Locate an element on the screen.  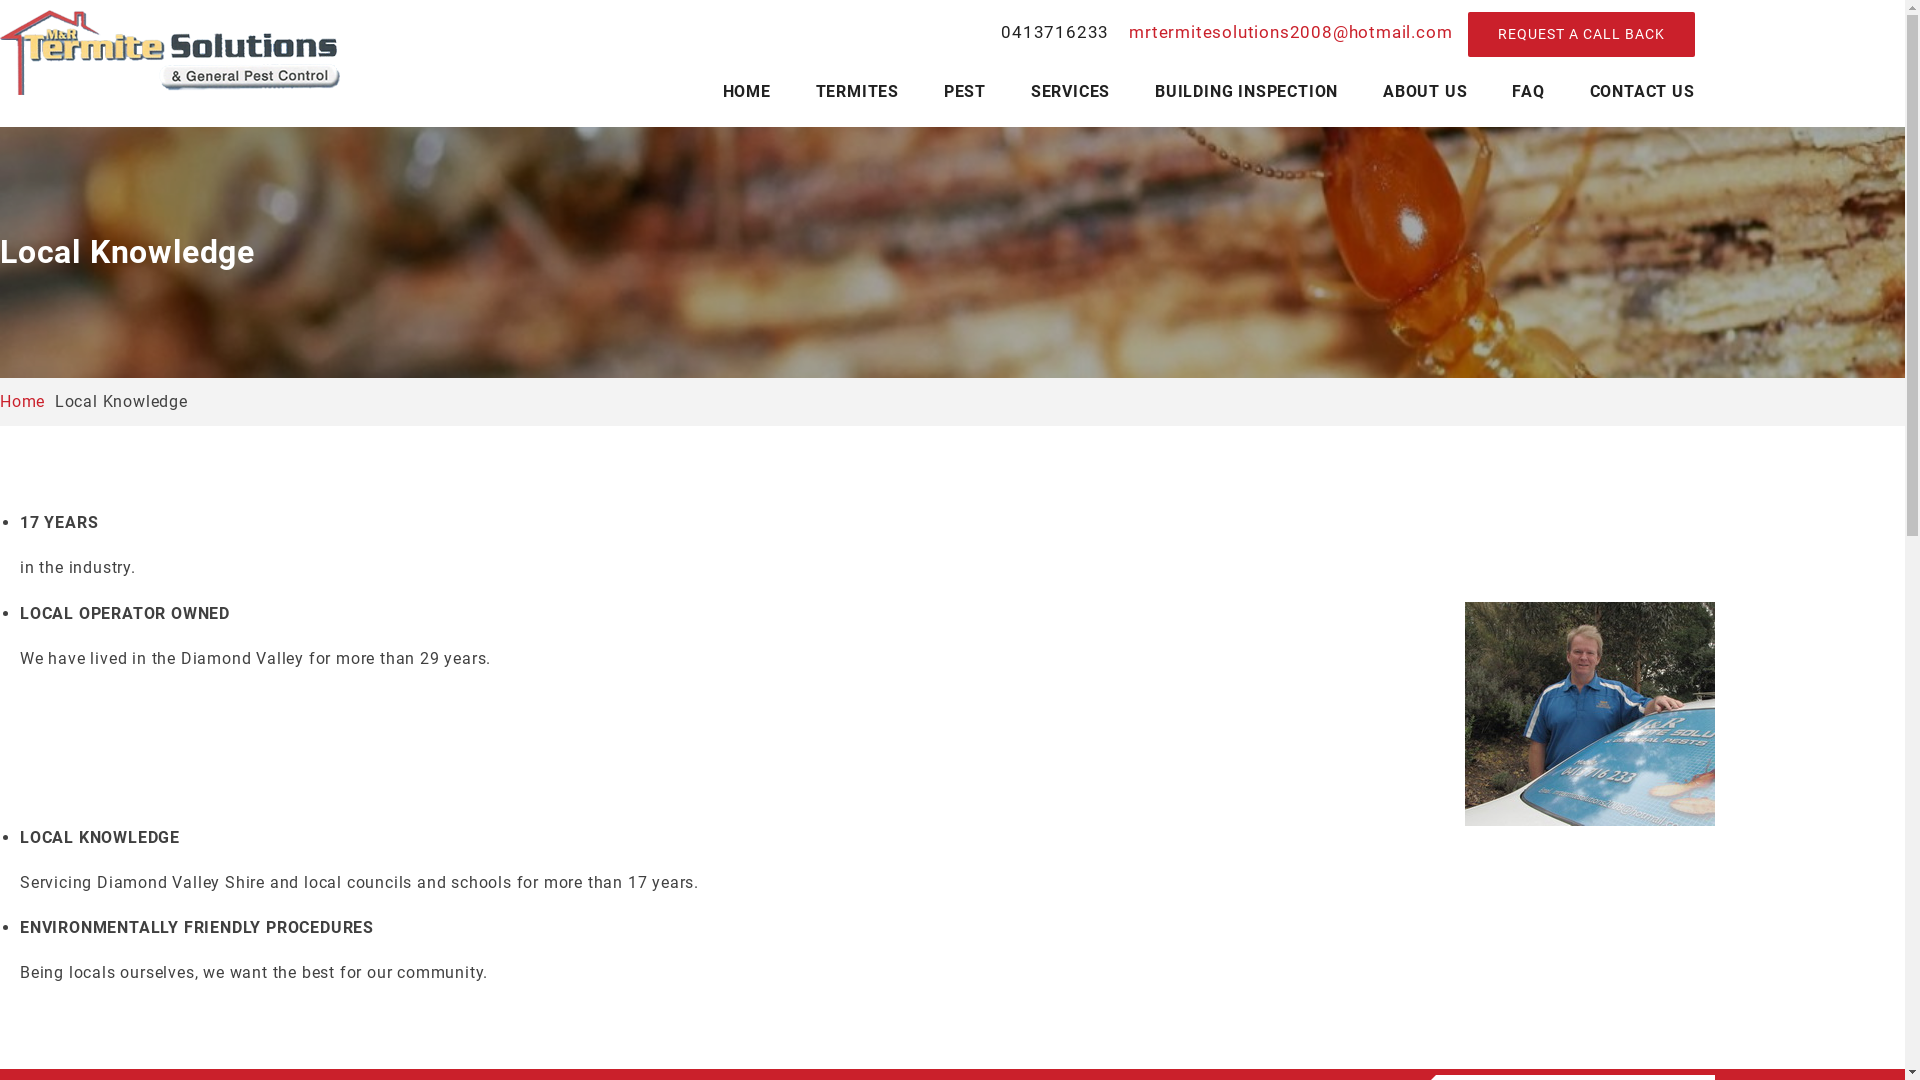
'ABOUT US' is located at coordinates (1424, 92).